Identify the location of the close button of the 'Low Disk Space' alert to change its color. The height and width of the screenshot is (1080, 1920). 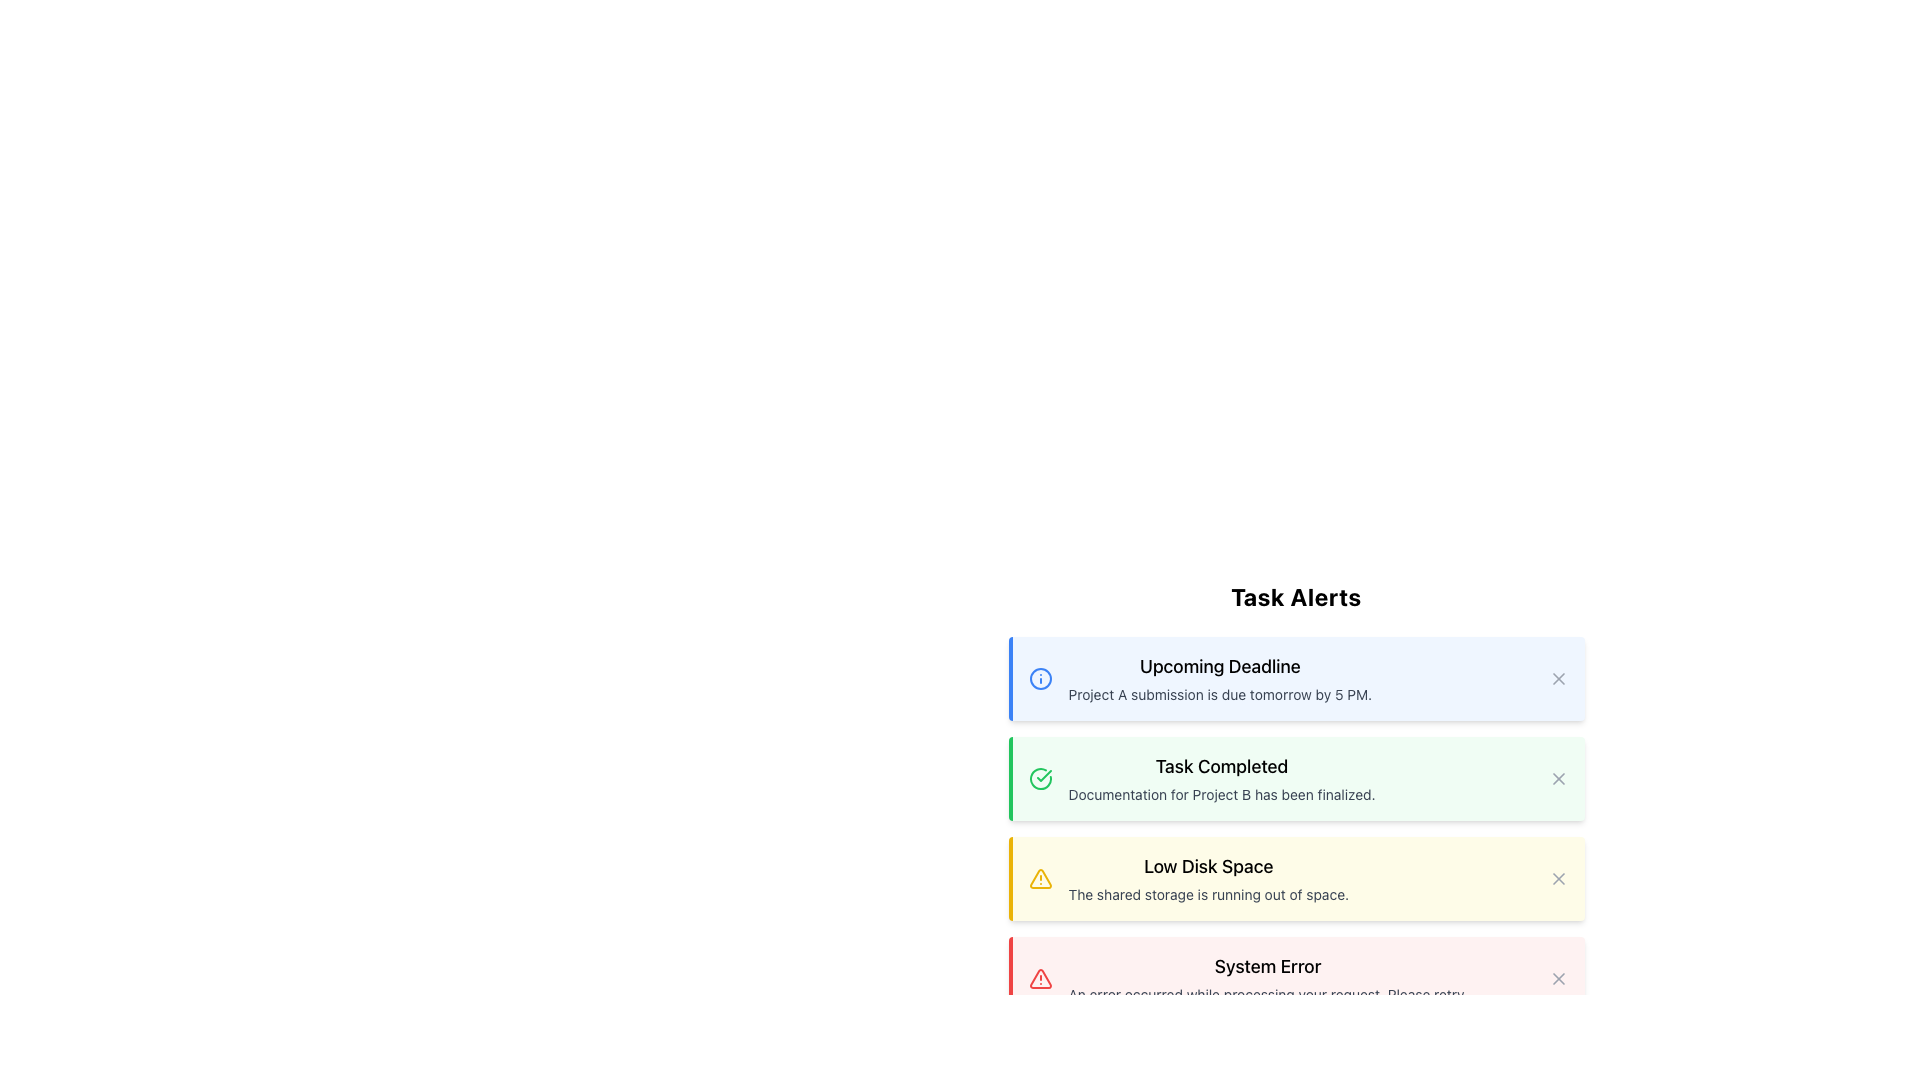
(1557, 878).